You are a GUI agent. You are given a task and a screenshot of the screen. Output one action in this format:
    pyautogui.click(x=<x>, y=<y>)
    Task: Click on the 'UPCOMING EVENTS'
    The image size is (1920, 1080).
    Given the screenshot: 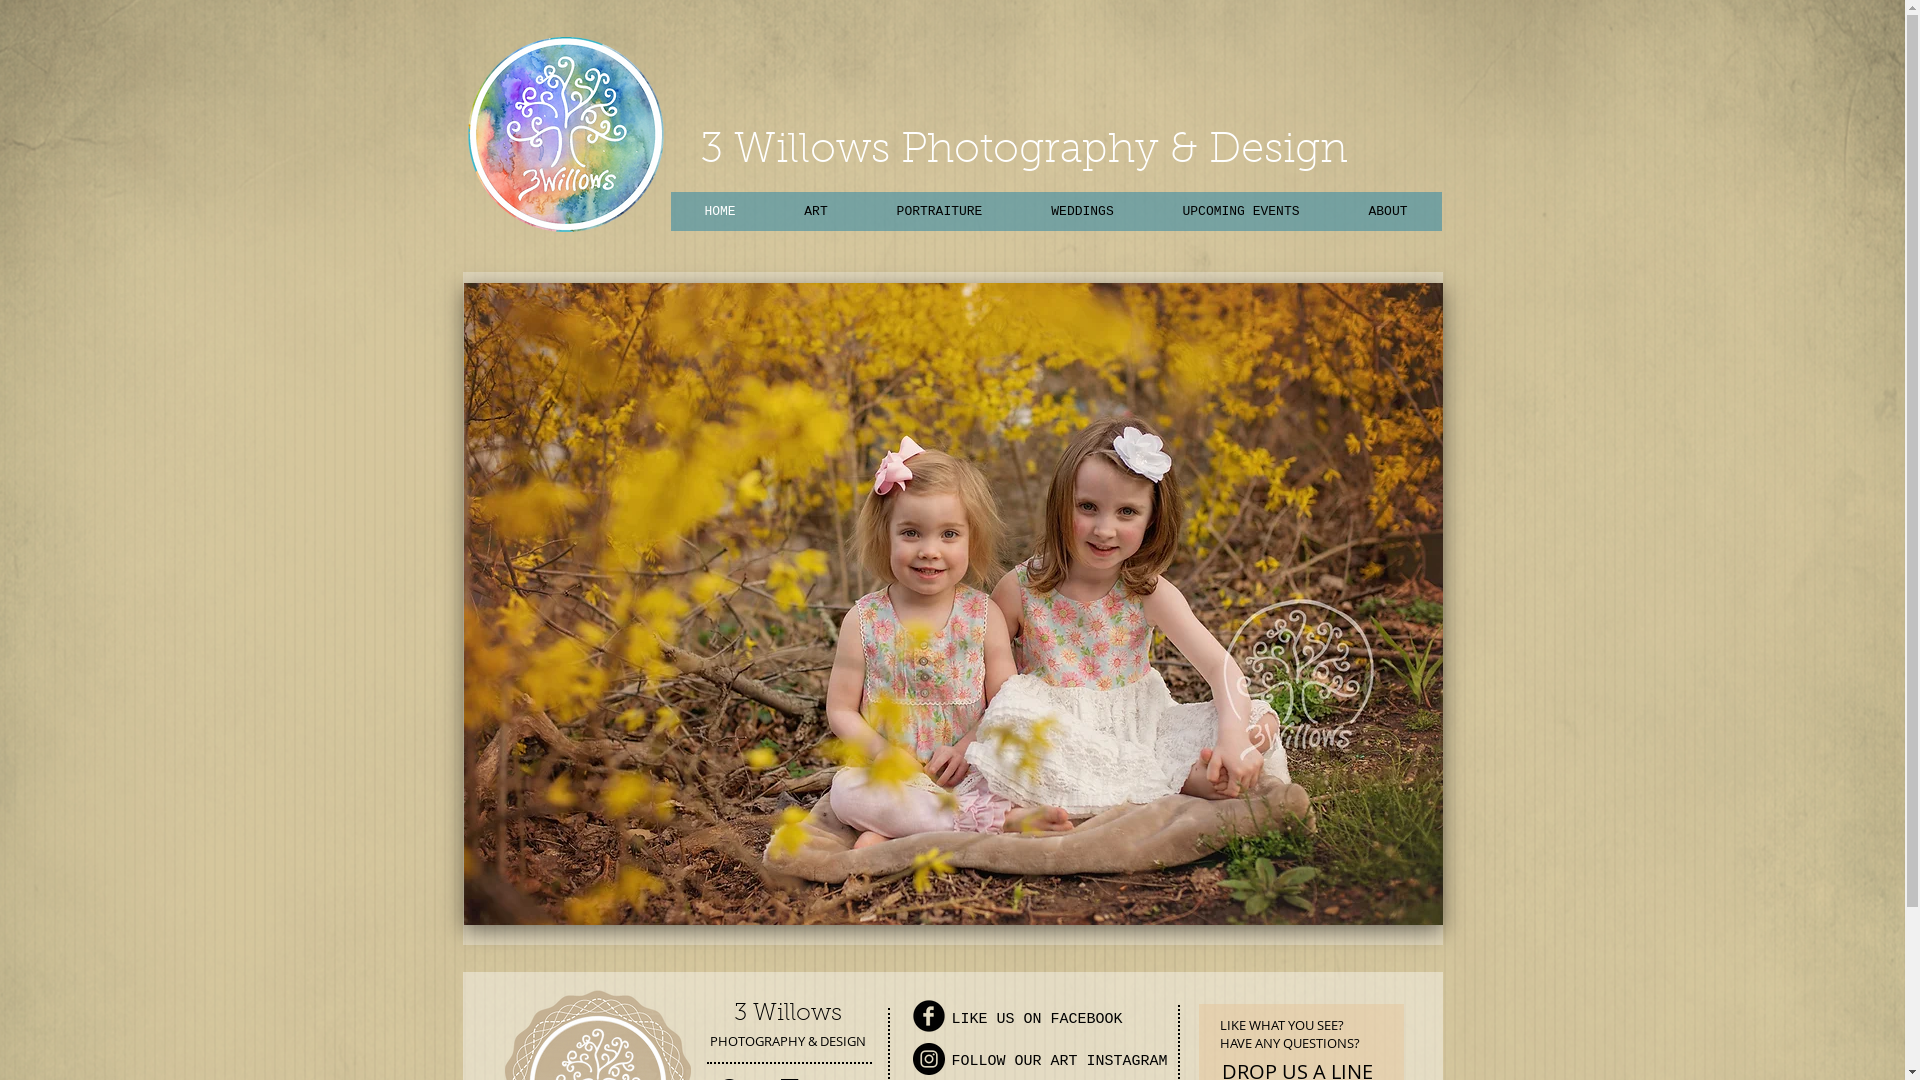 What is the action you would take?
    pyautogui.click(x=1240, y=211)
    